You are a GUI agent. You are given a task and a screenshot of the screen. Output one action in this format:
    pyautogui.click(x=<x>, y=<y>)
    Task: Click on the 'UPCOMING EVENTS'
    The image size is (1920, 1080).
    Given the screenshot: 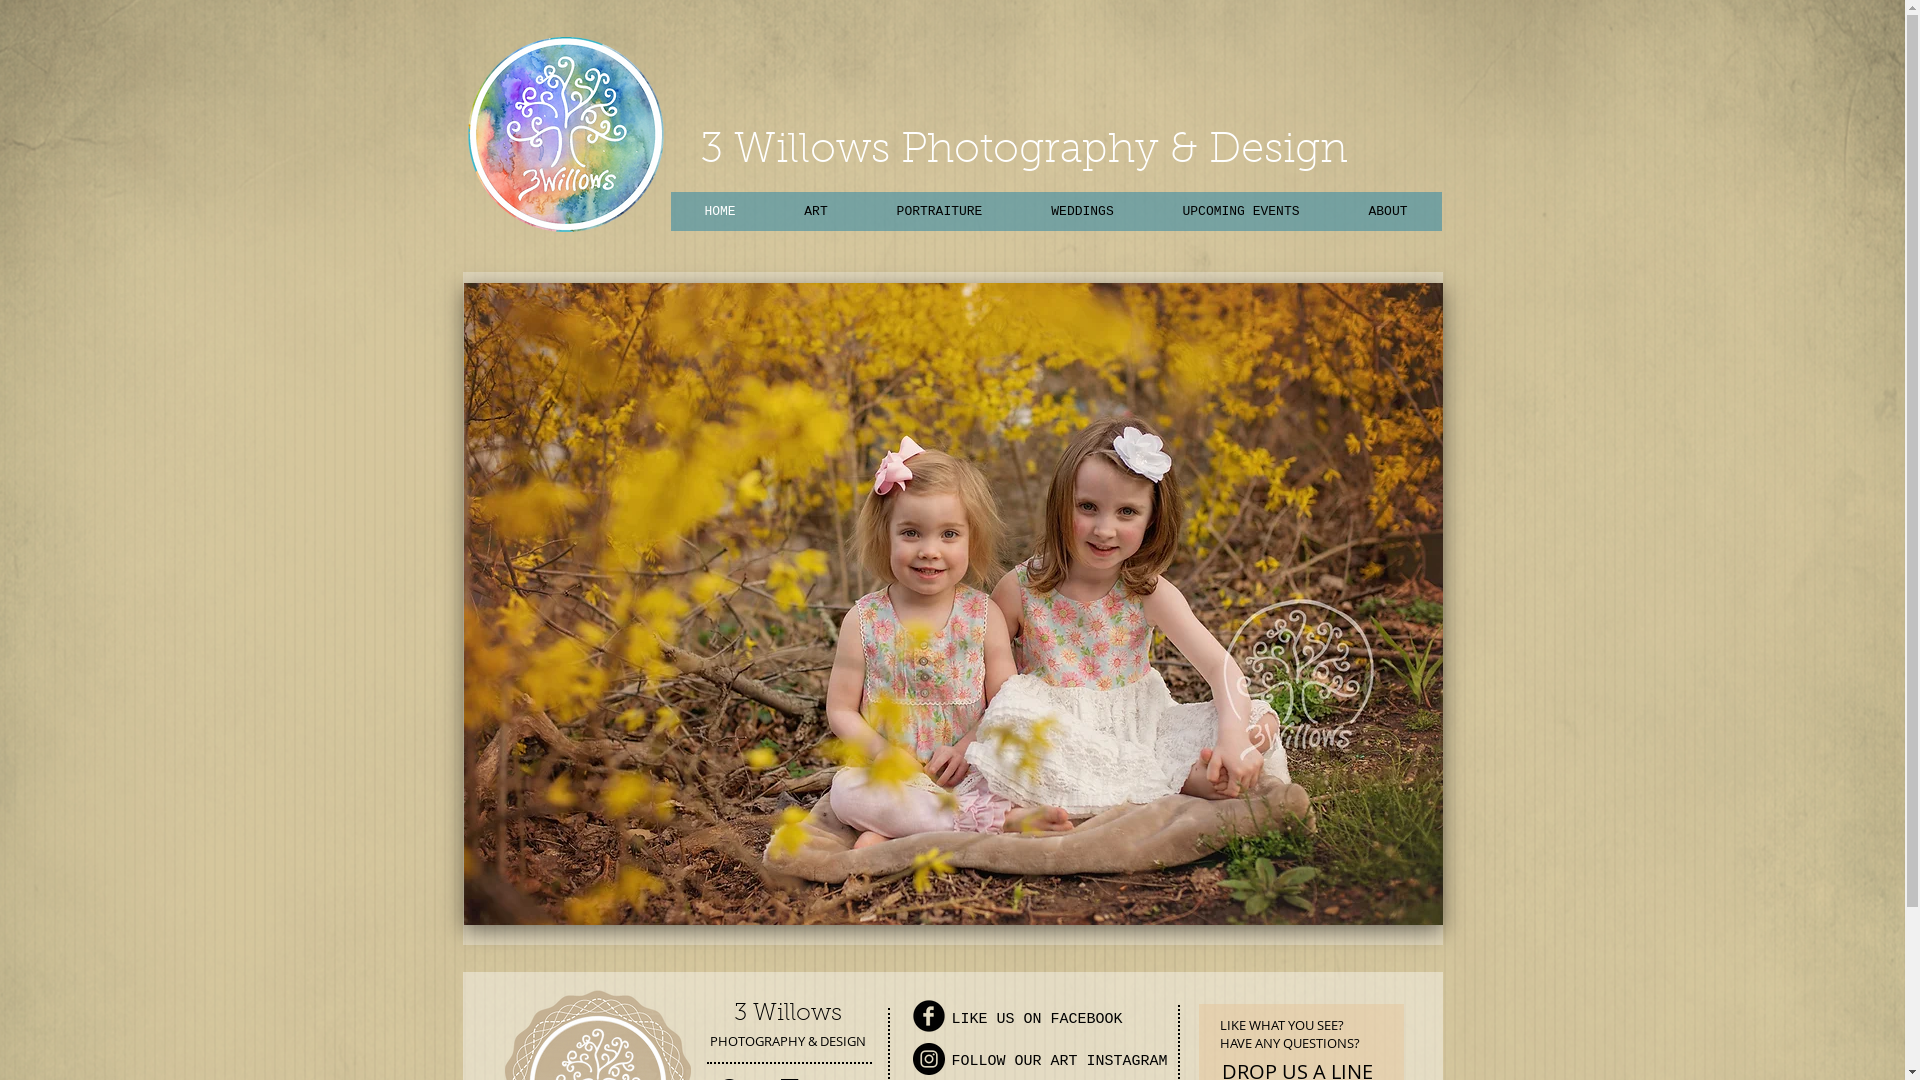 What is the action you would take?
    pyautogui.click(x=1240, y=211)
    